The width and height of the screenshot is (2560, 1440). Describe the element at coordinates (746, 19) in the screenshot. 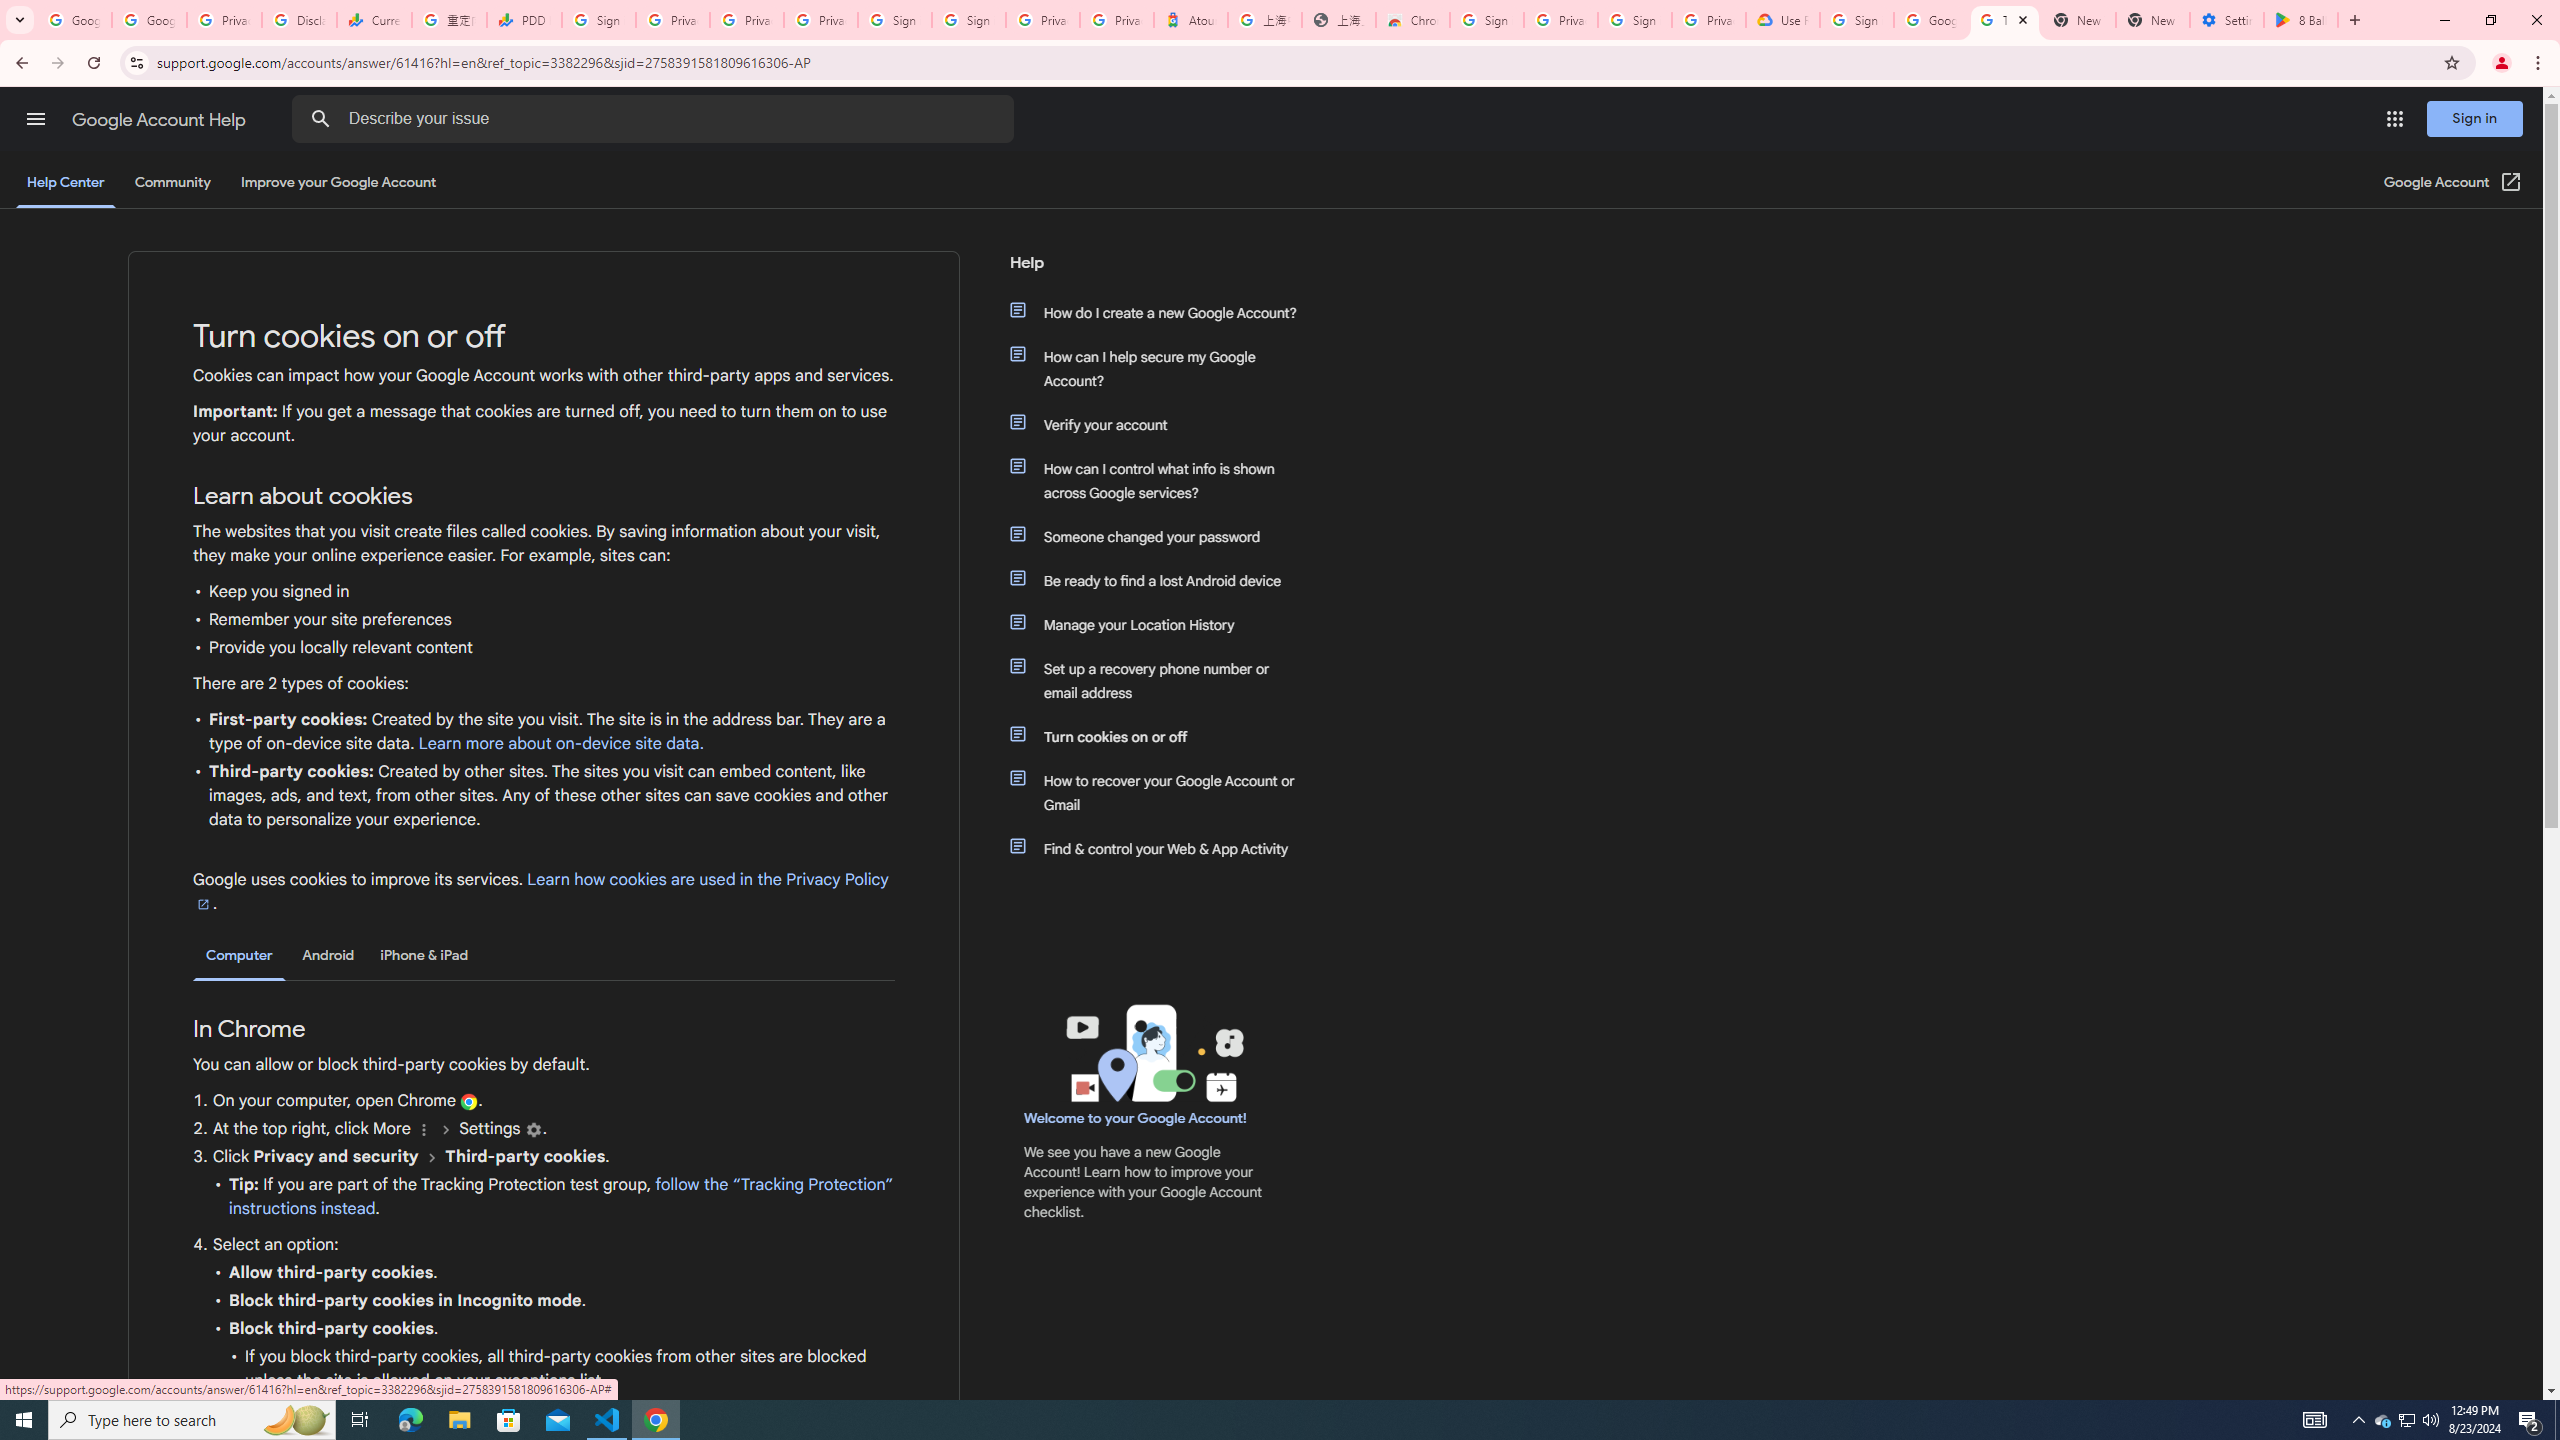

I see `'Privacy Checkup'` at that location.